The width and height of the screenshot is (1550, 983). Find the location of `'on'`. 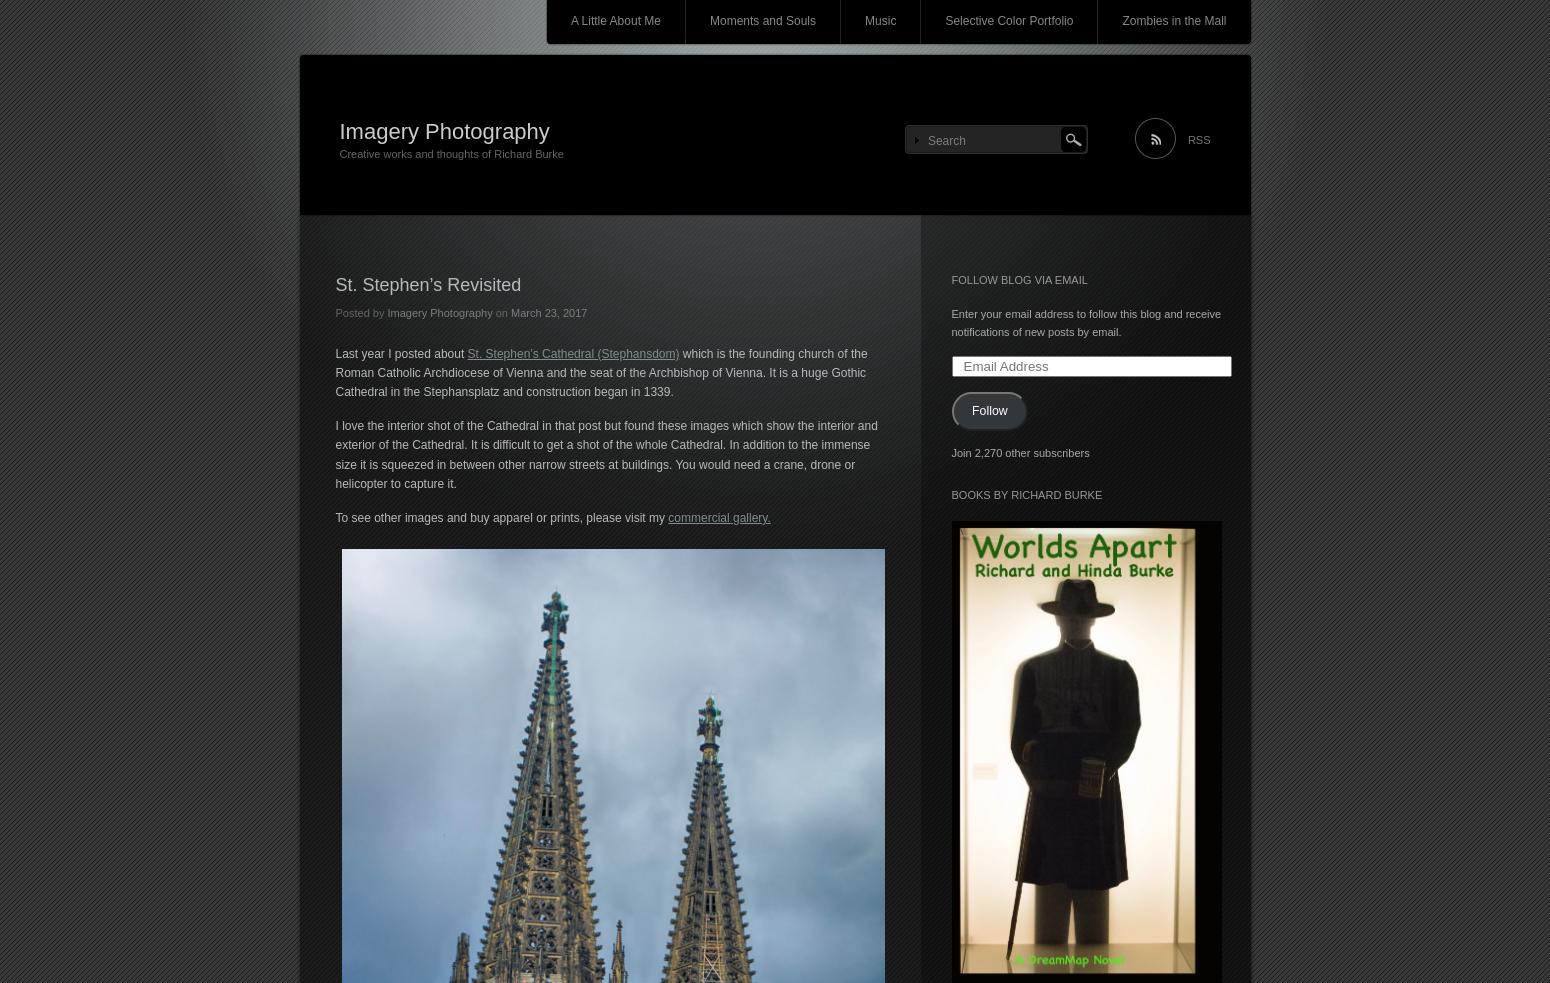

'on' is located at coordinates (500, 312).